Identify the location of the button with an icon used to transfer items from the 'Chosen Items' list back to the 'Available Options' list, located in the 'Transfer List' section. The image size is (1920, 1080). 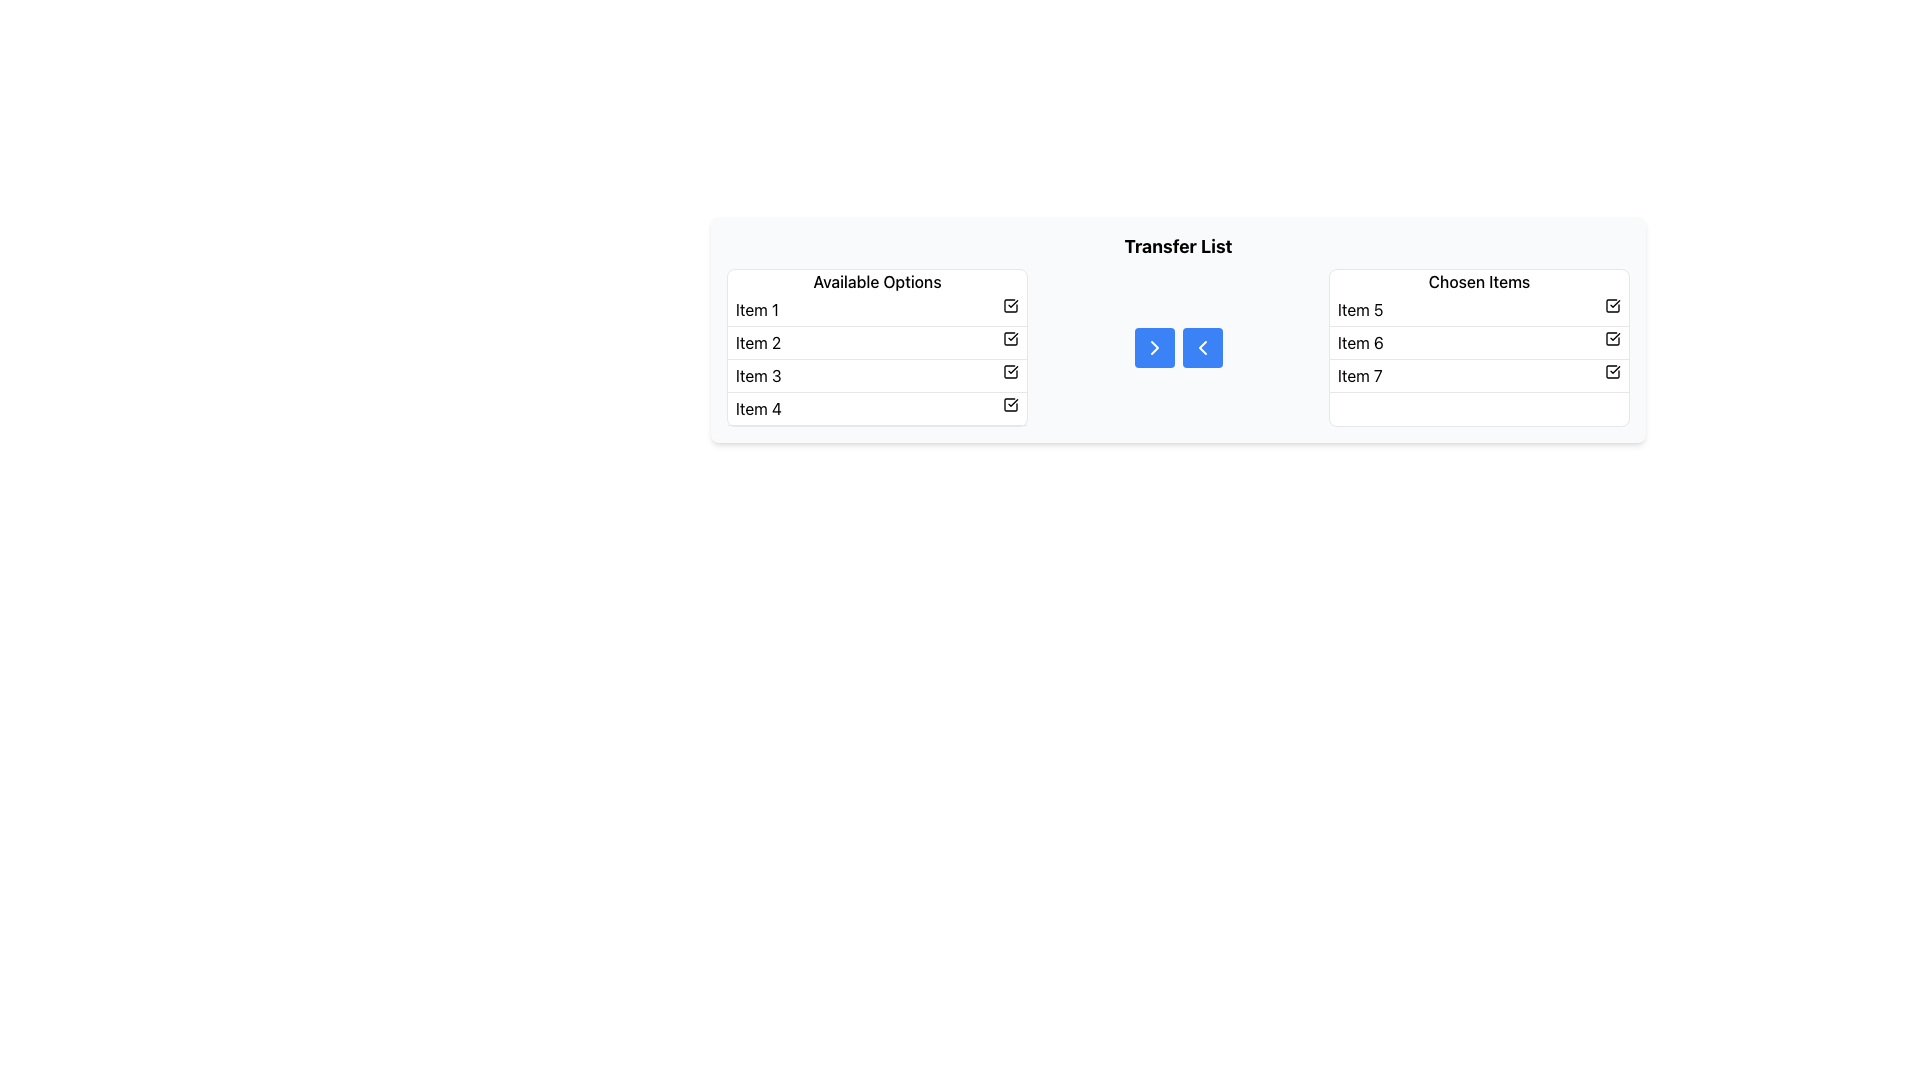
(1201, 346).